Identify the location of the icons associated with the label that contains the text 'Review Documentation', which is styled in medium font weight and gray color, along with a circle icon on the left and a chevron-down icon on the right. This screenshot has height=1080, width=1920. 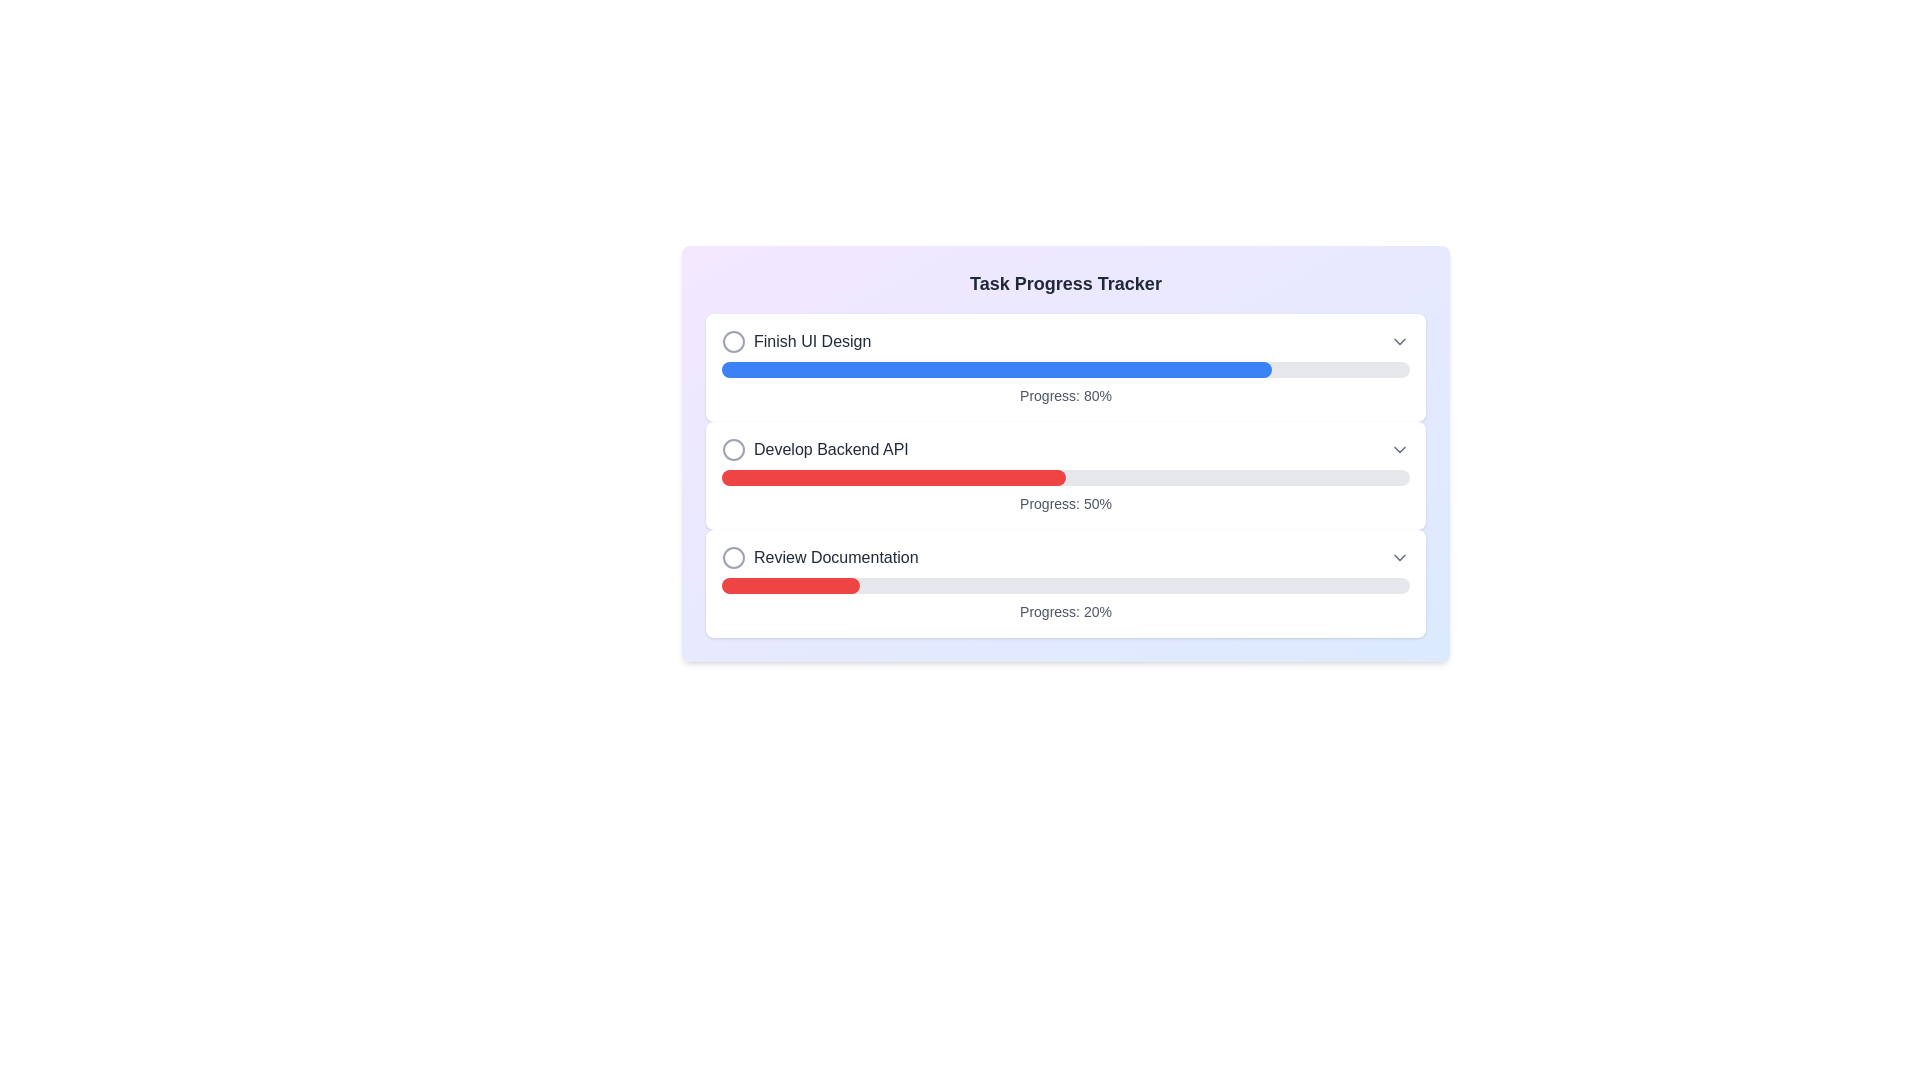
(1064, 558).